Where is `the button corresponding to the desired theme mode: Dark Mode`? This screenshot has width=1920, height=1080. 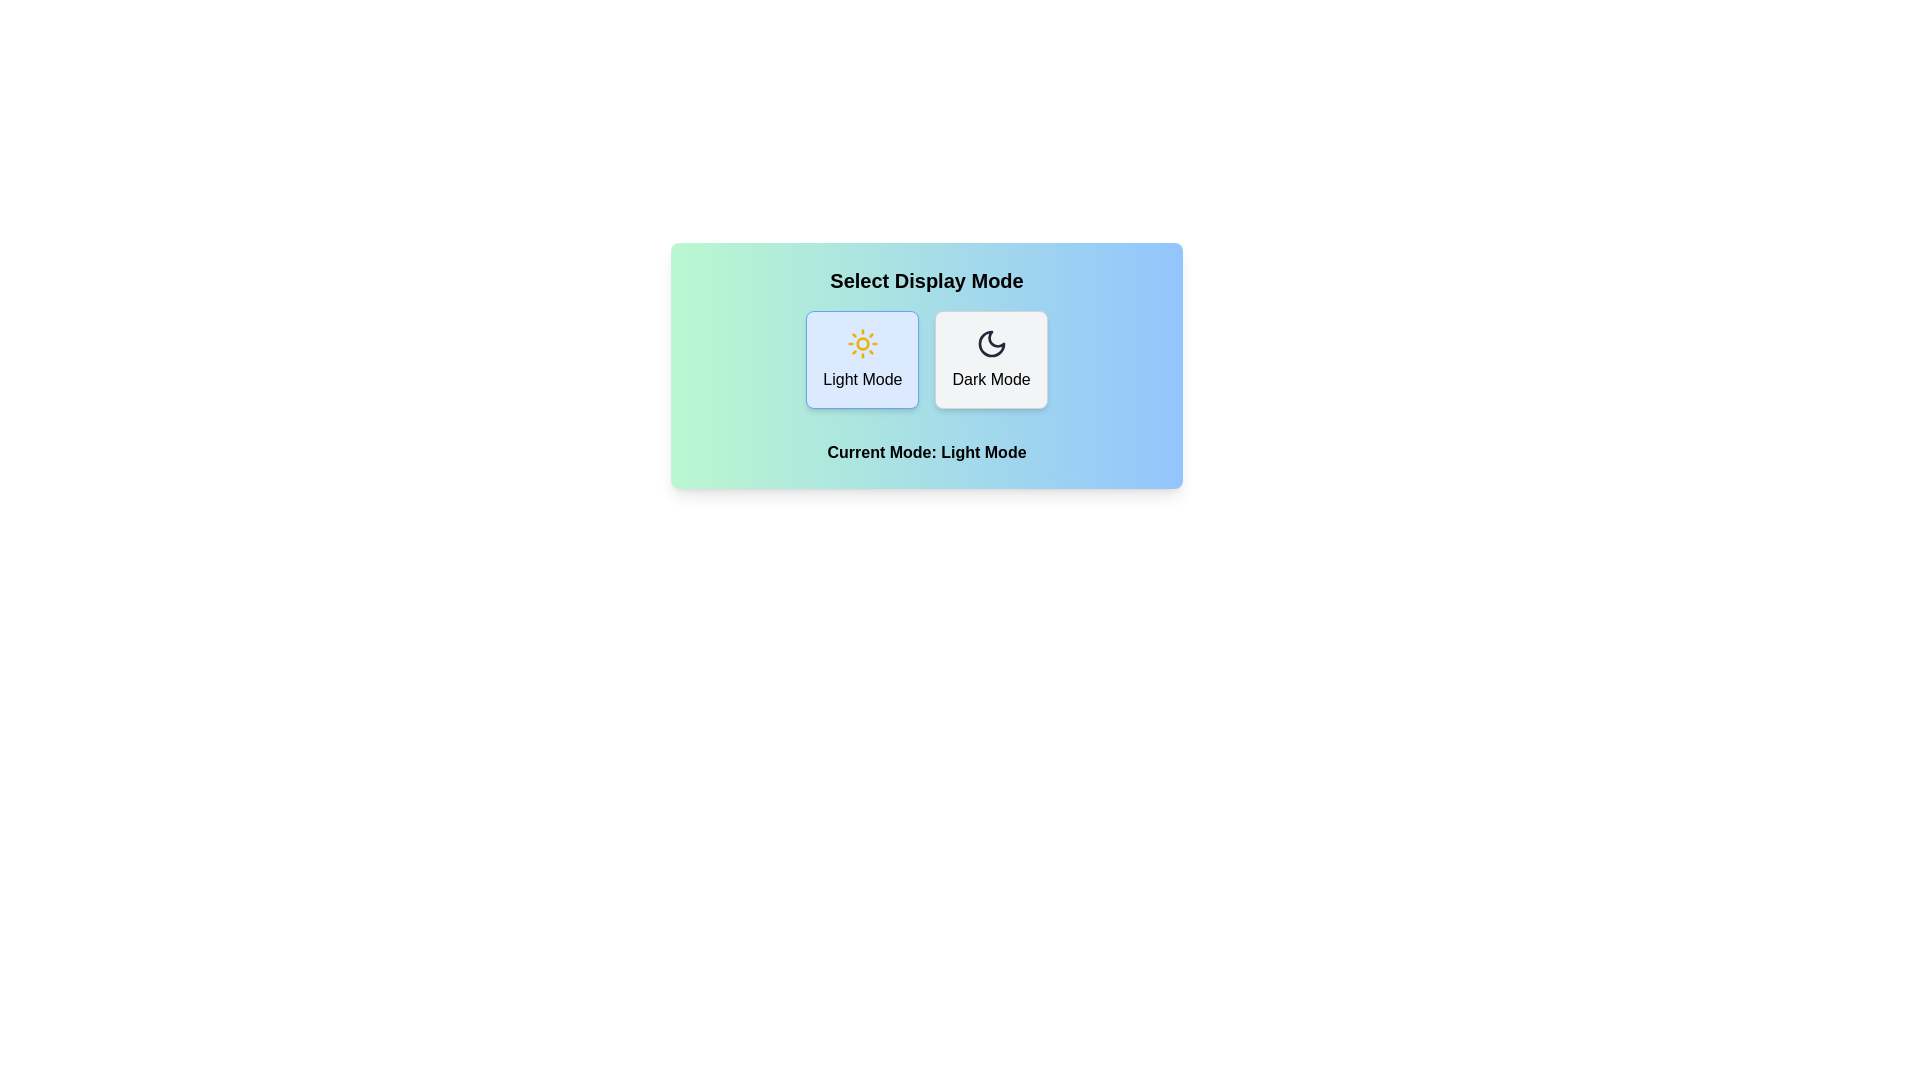 the button corresponding to the desired theme mode: Dark Mode is located at coordinates (991, 358).